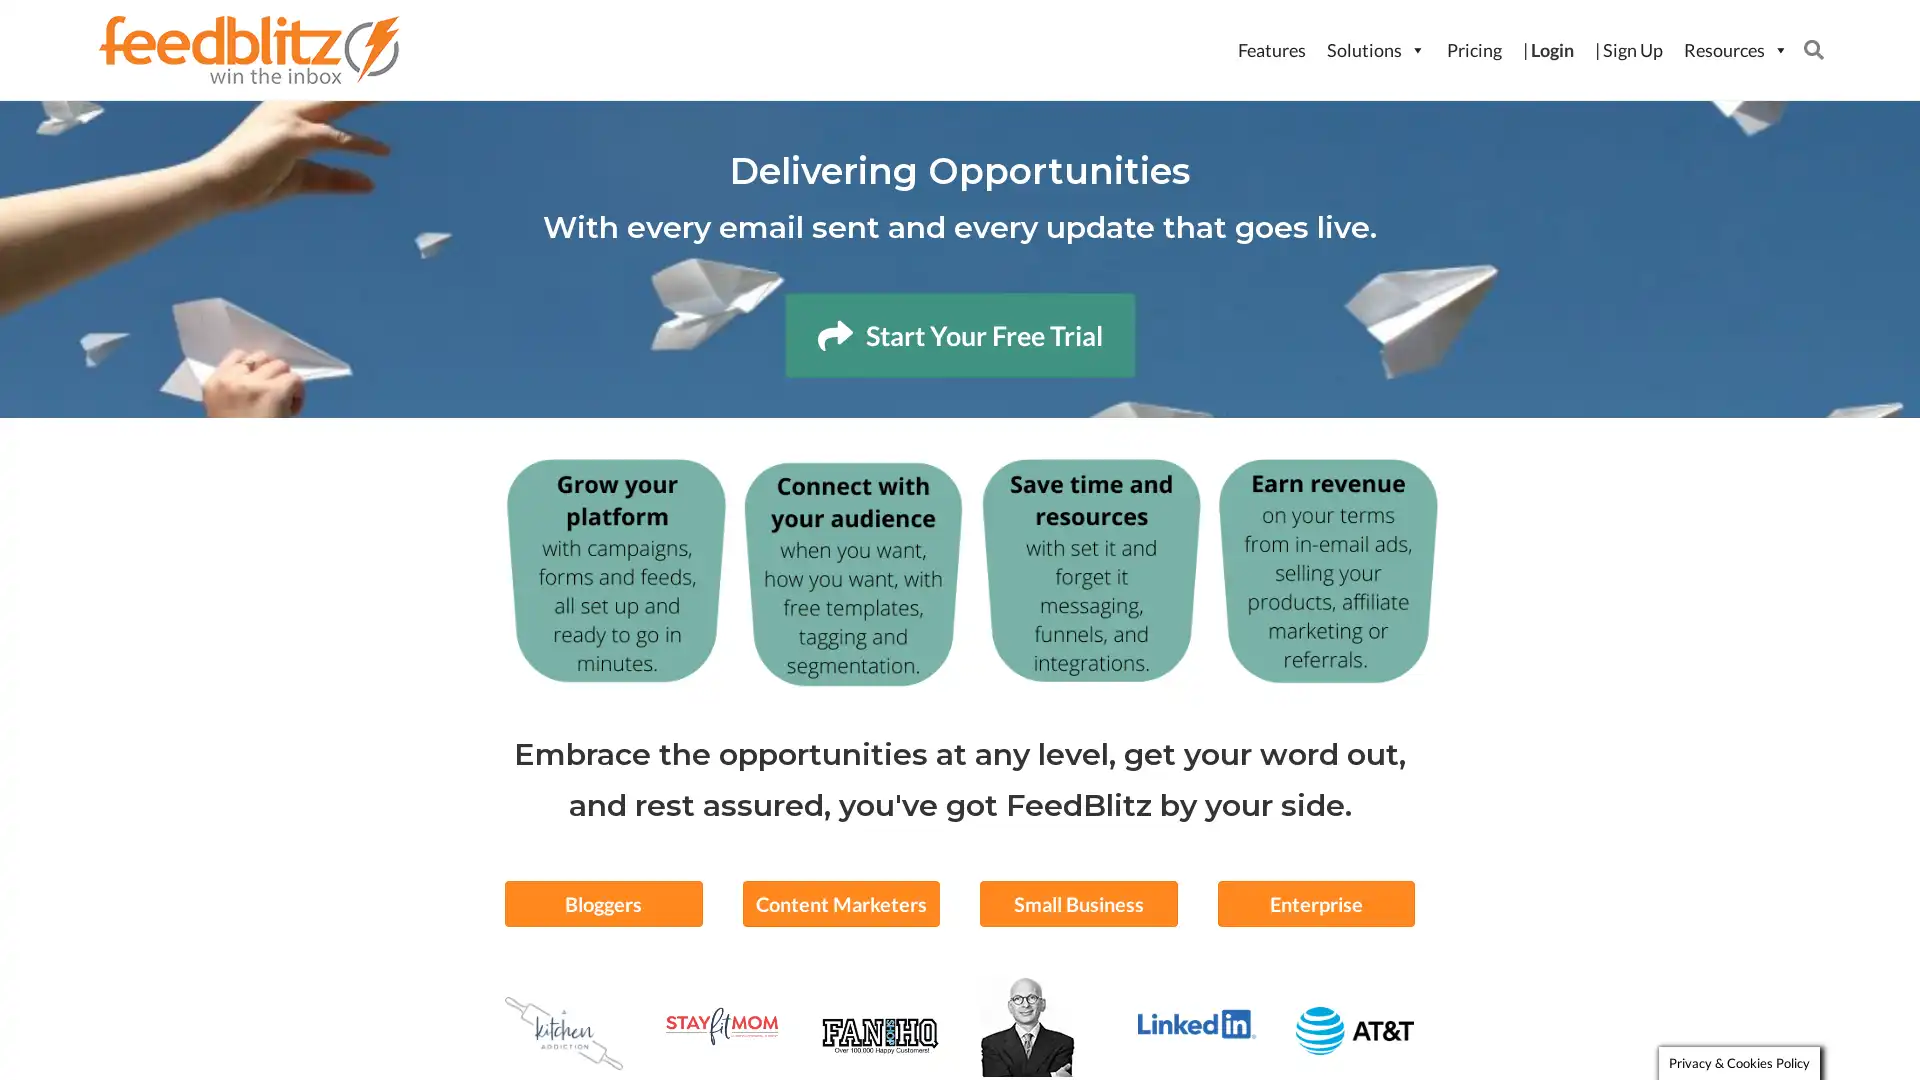 The width and height of the screenshot is (1920, 1080). I want to click on Open accessibility options, statement and help, so click(52, 1027).